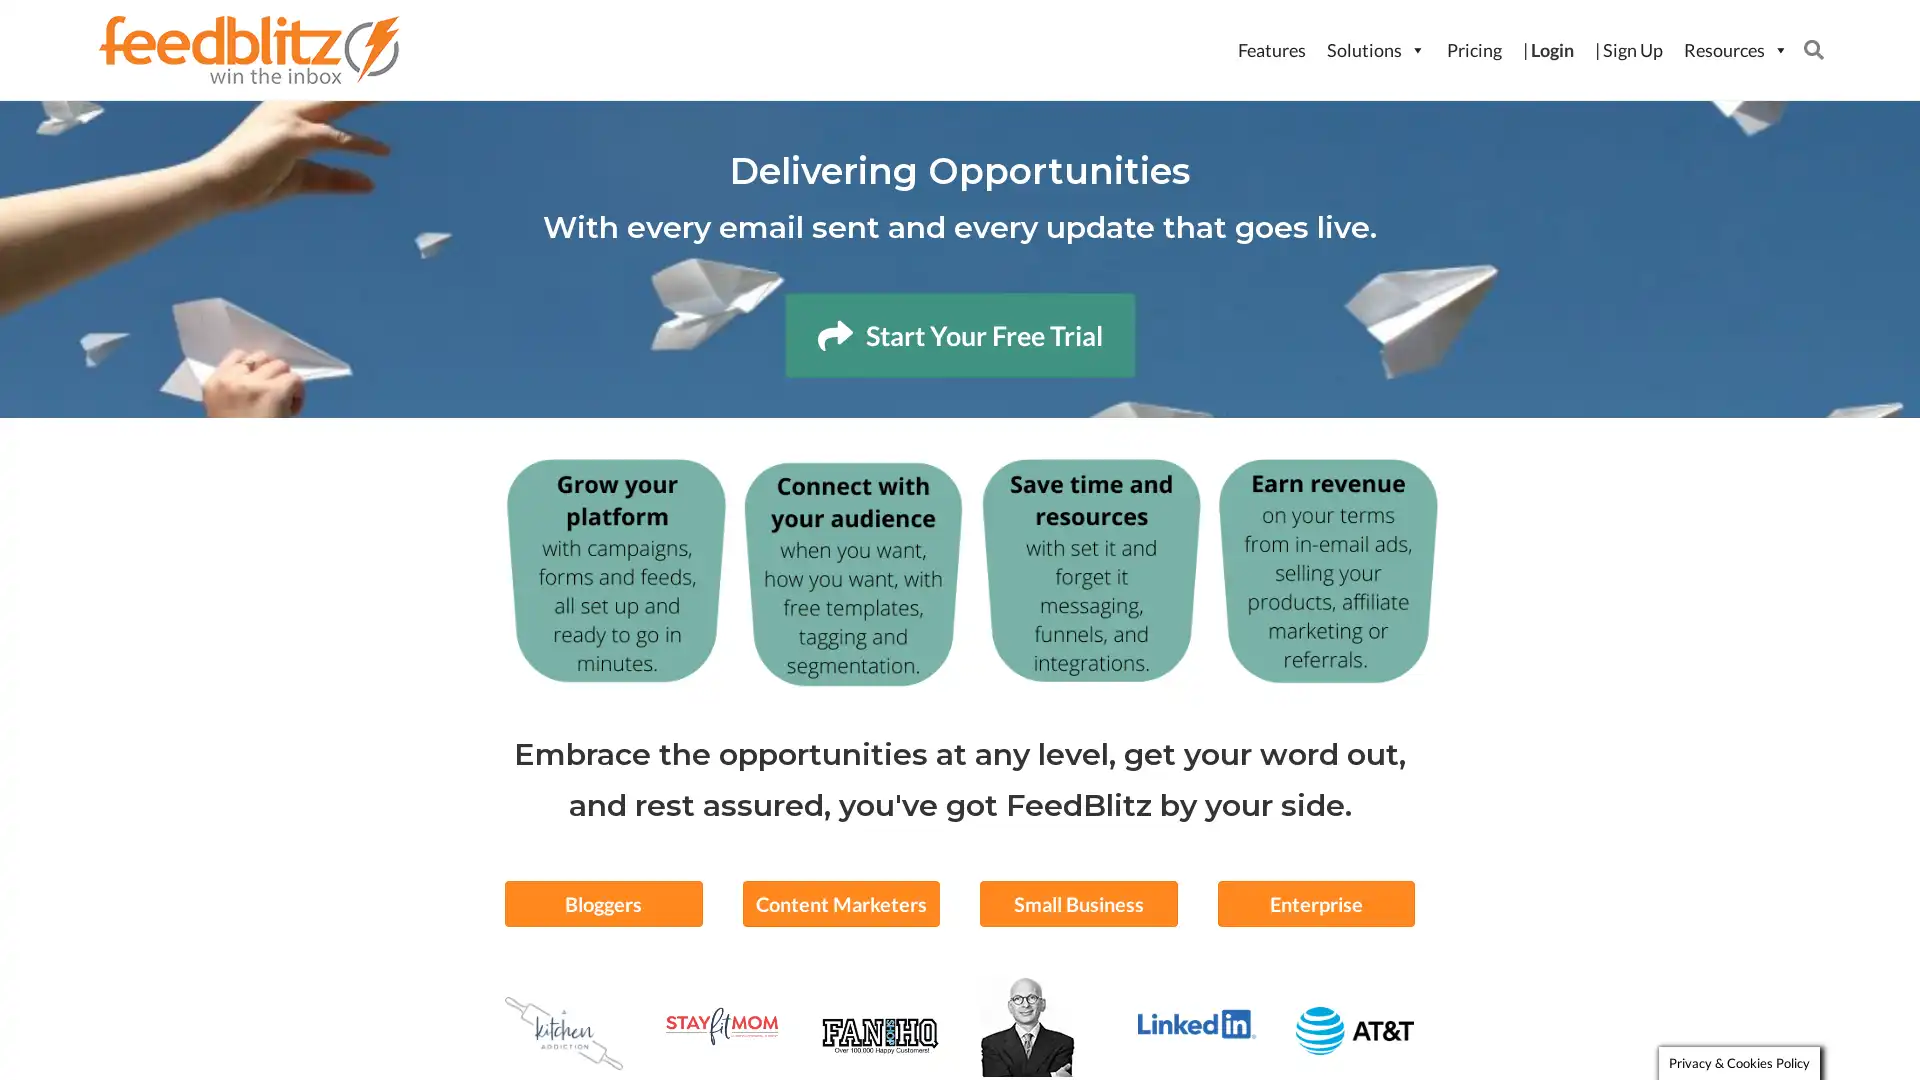 The width and height of the screenshot is (1920, 1080). I want to click on Open accessibility options, statement and help, so click(52, 1027).